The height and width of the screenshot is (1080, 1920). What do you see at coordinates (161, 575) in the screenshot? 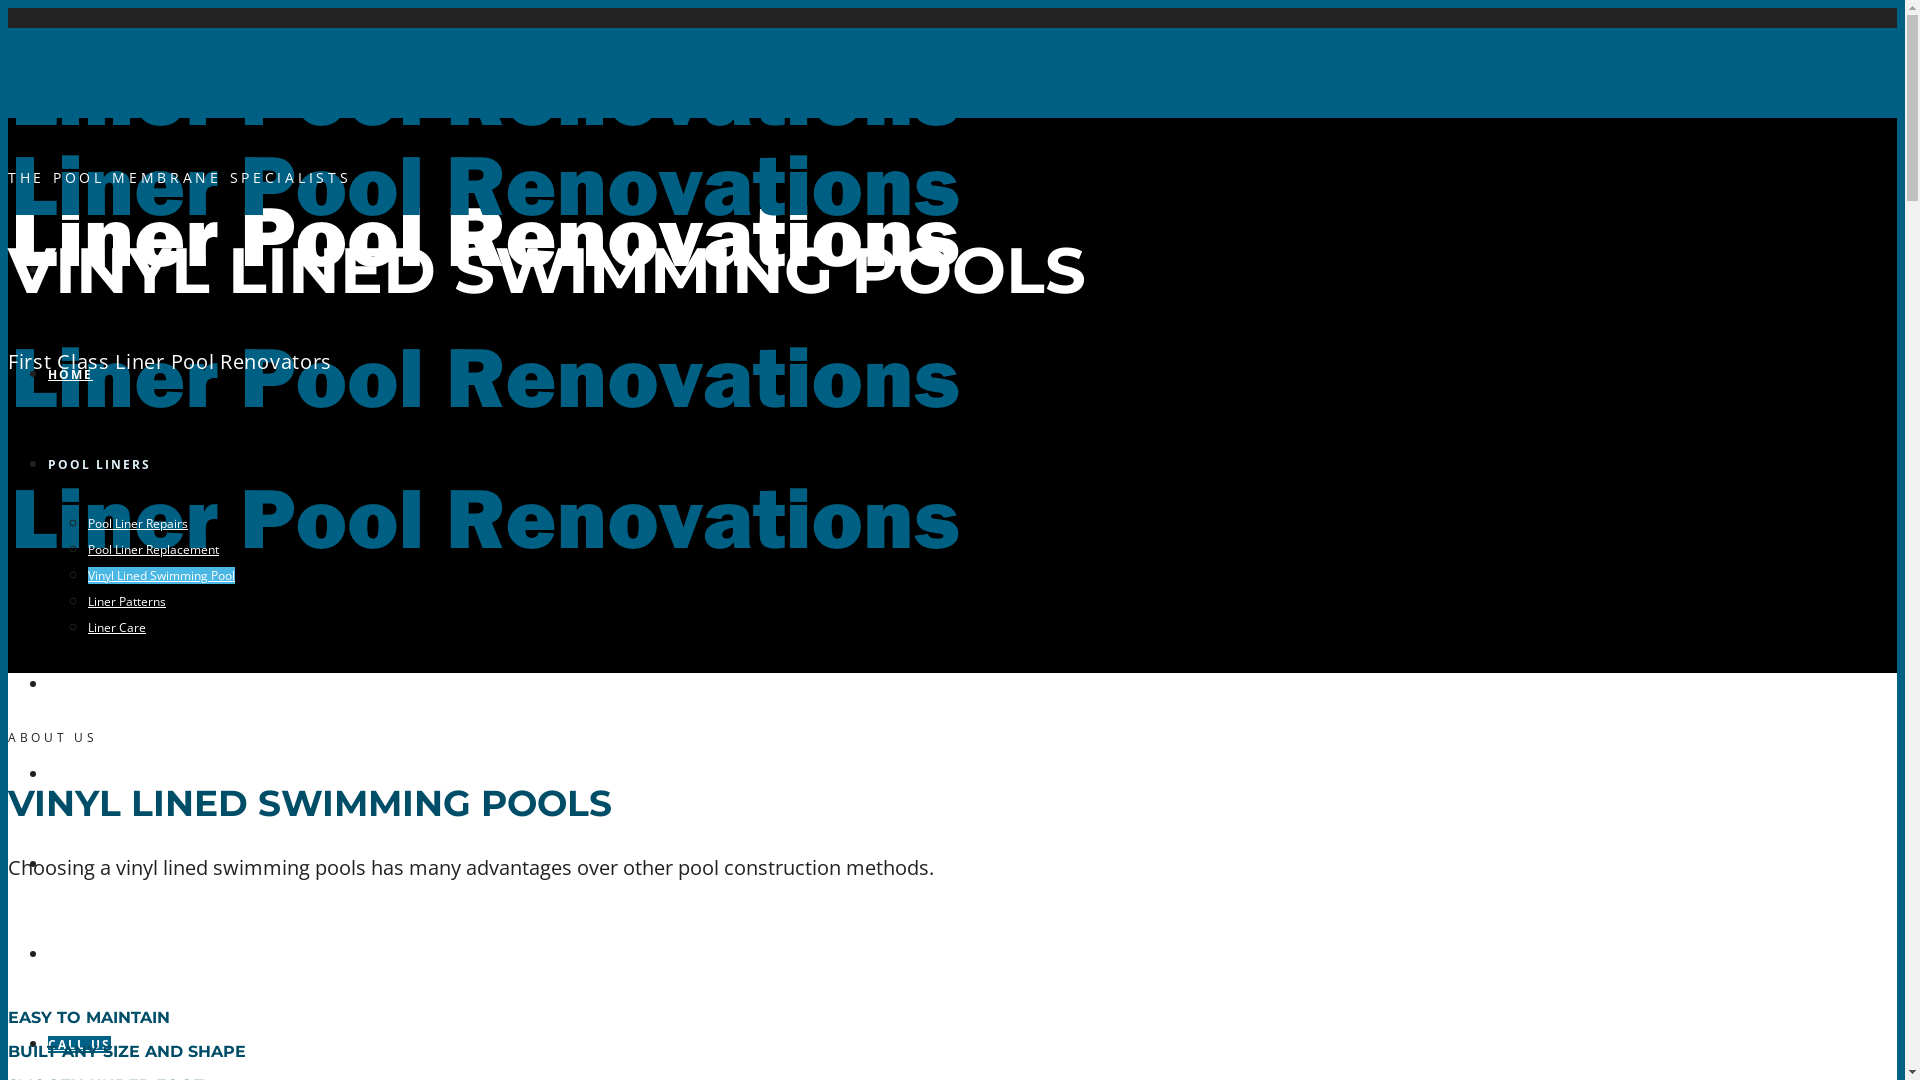
I see `'Vinyl Lined Swimming Pool'` at bounding box center [161, 575].